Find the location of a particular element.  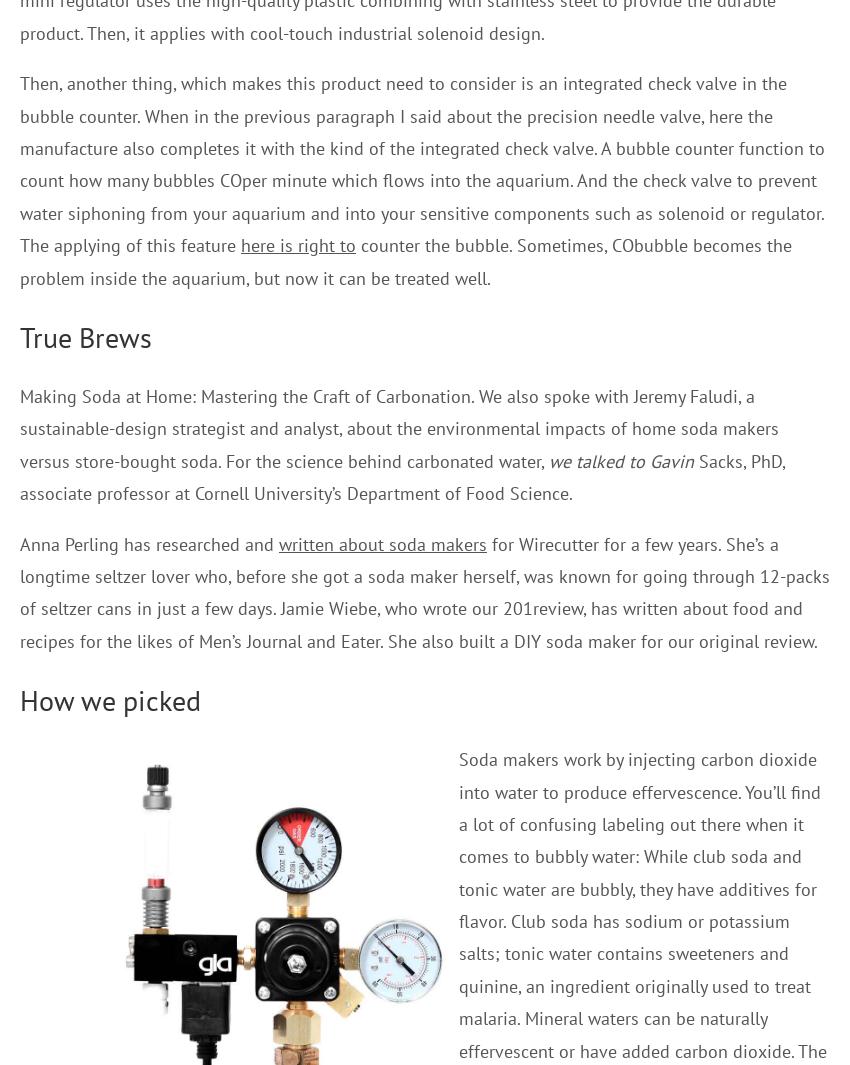

'Sacks, PhD, associate professor at Cornell University’s Department of Food Science.' is located at coordinates (402, 476).